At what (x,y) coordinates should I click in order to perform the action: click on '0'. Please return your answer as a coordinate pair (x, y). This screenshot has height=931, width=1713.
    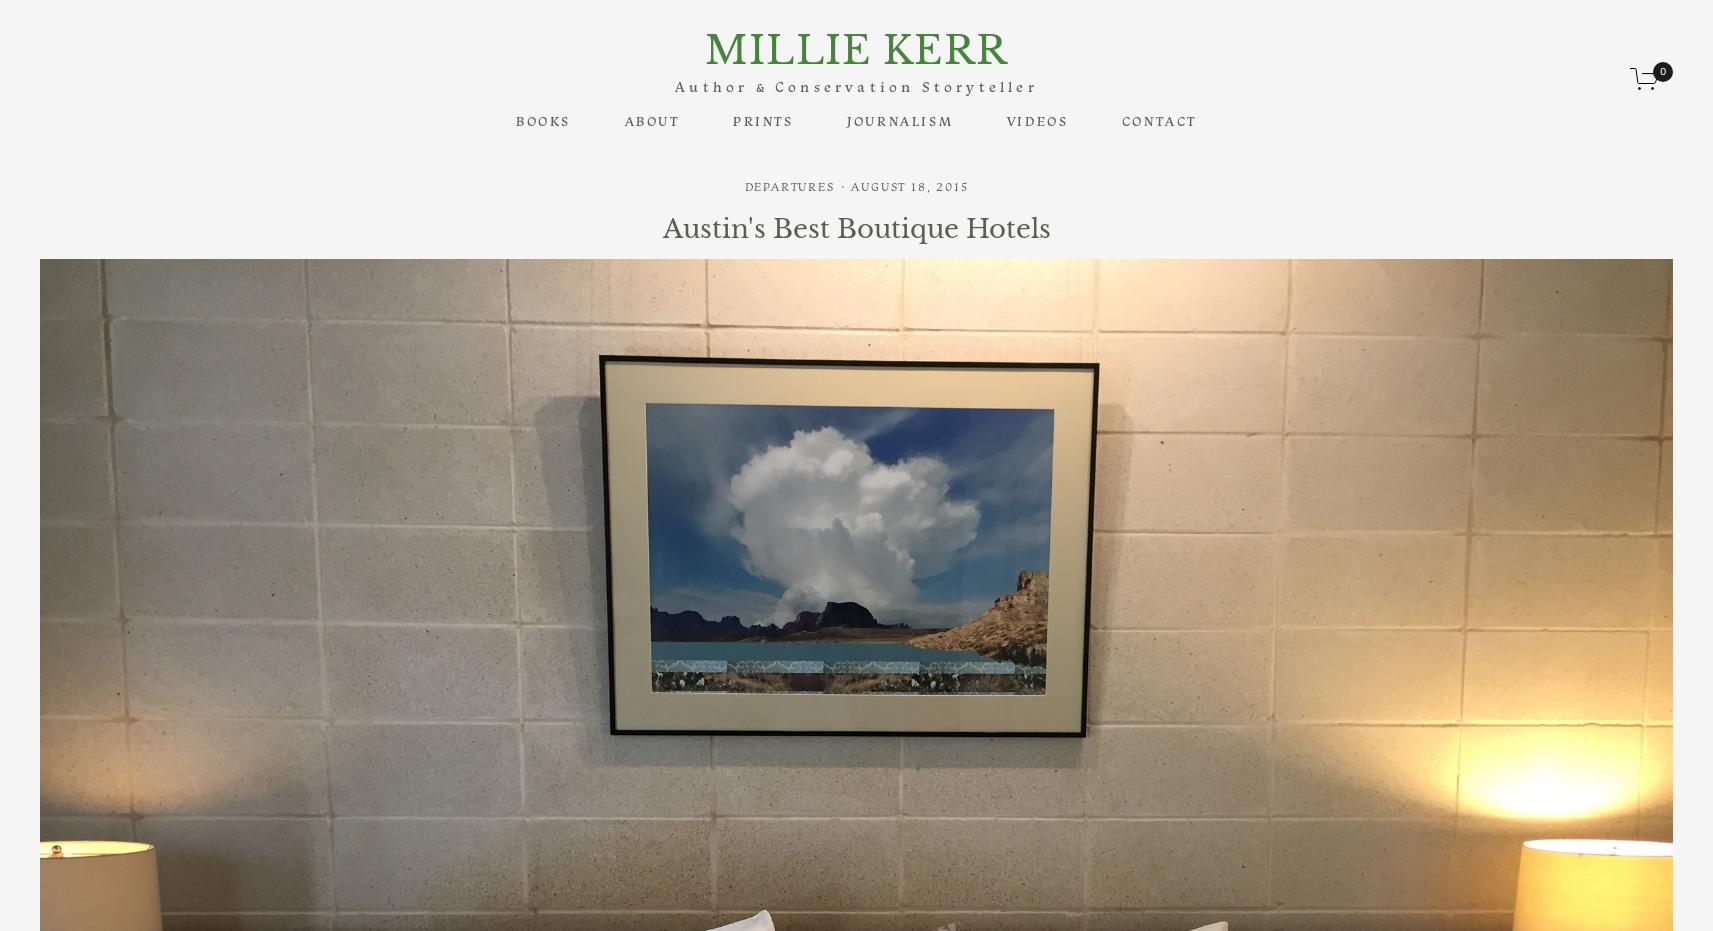
    Looking at the image, I should click on (1662, 71).